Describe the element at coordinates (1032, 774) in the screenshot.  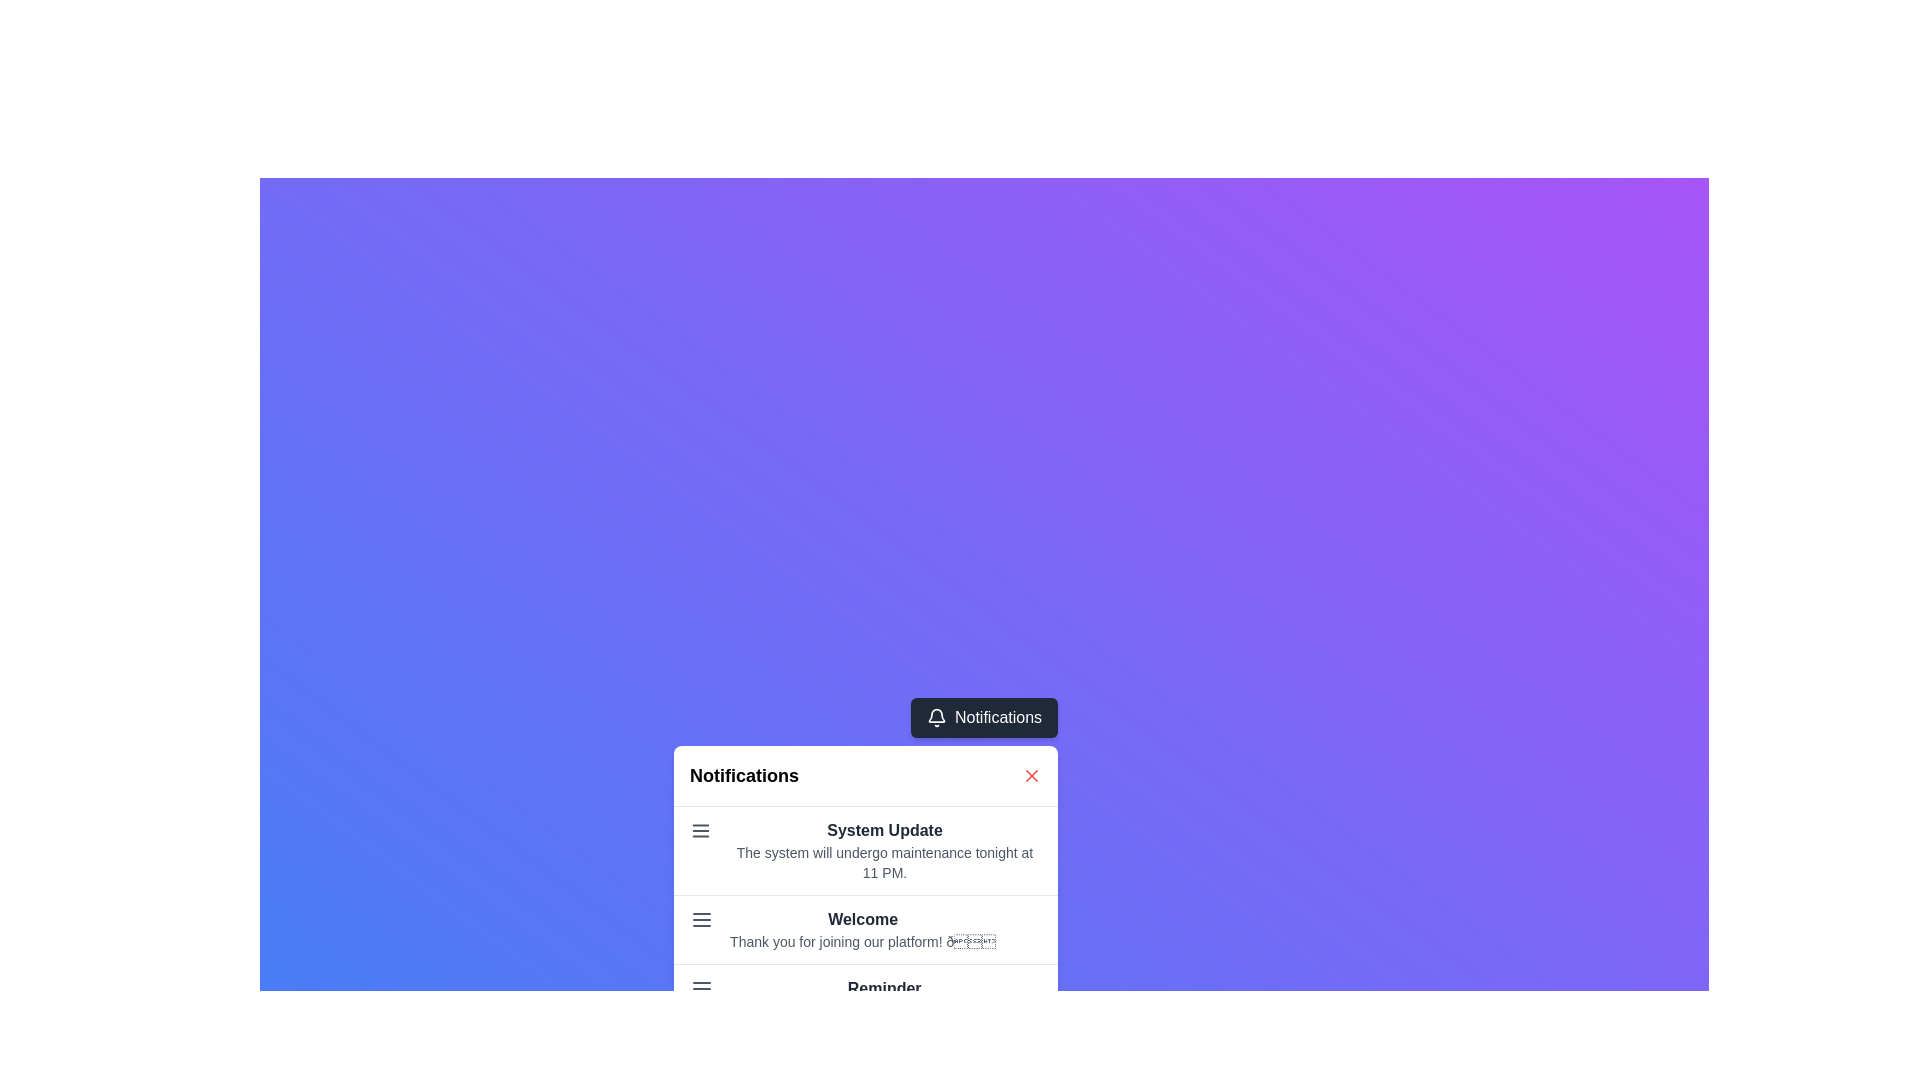
I see `the close button located in the upper-right corner of the notifications drop-down panel to potentially see a tooltip or visual emphasis` at that location.